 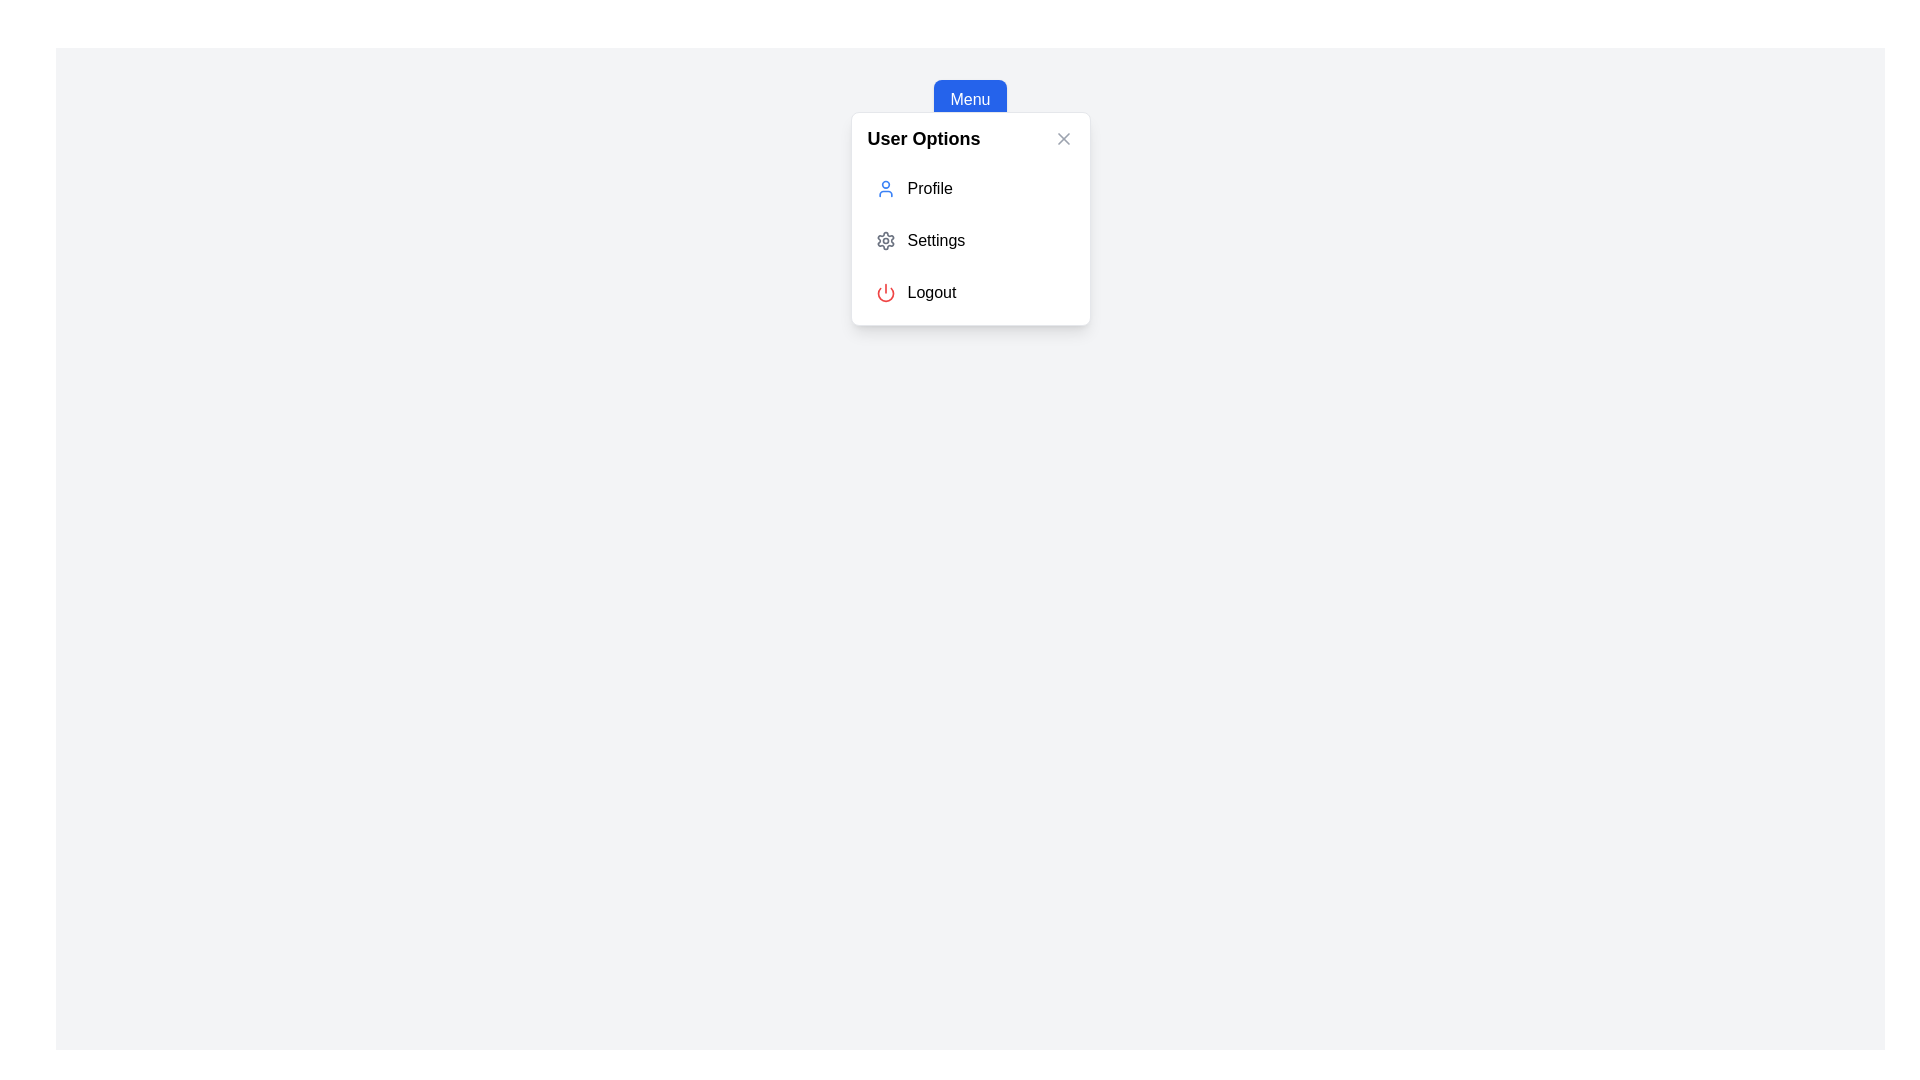 I want to click on the close button located in the top-right corner of the 'User Options' modal, so click(x=1062, y=137).